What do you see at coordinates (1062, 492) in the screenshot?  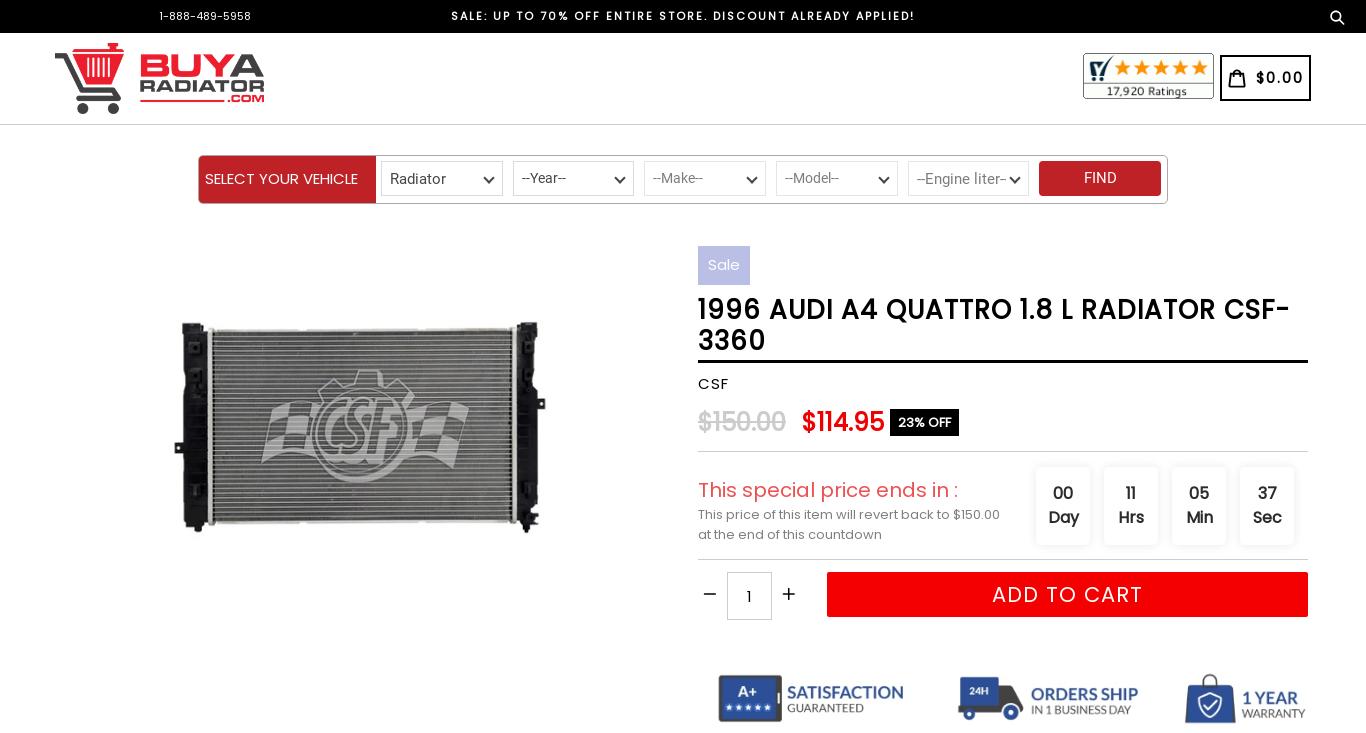 I see `'00'` at bounding box center [1062, 492].